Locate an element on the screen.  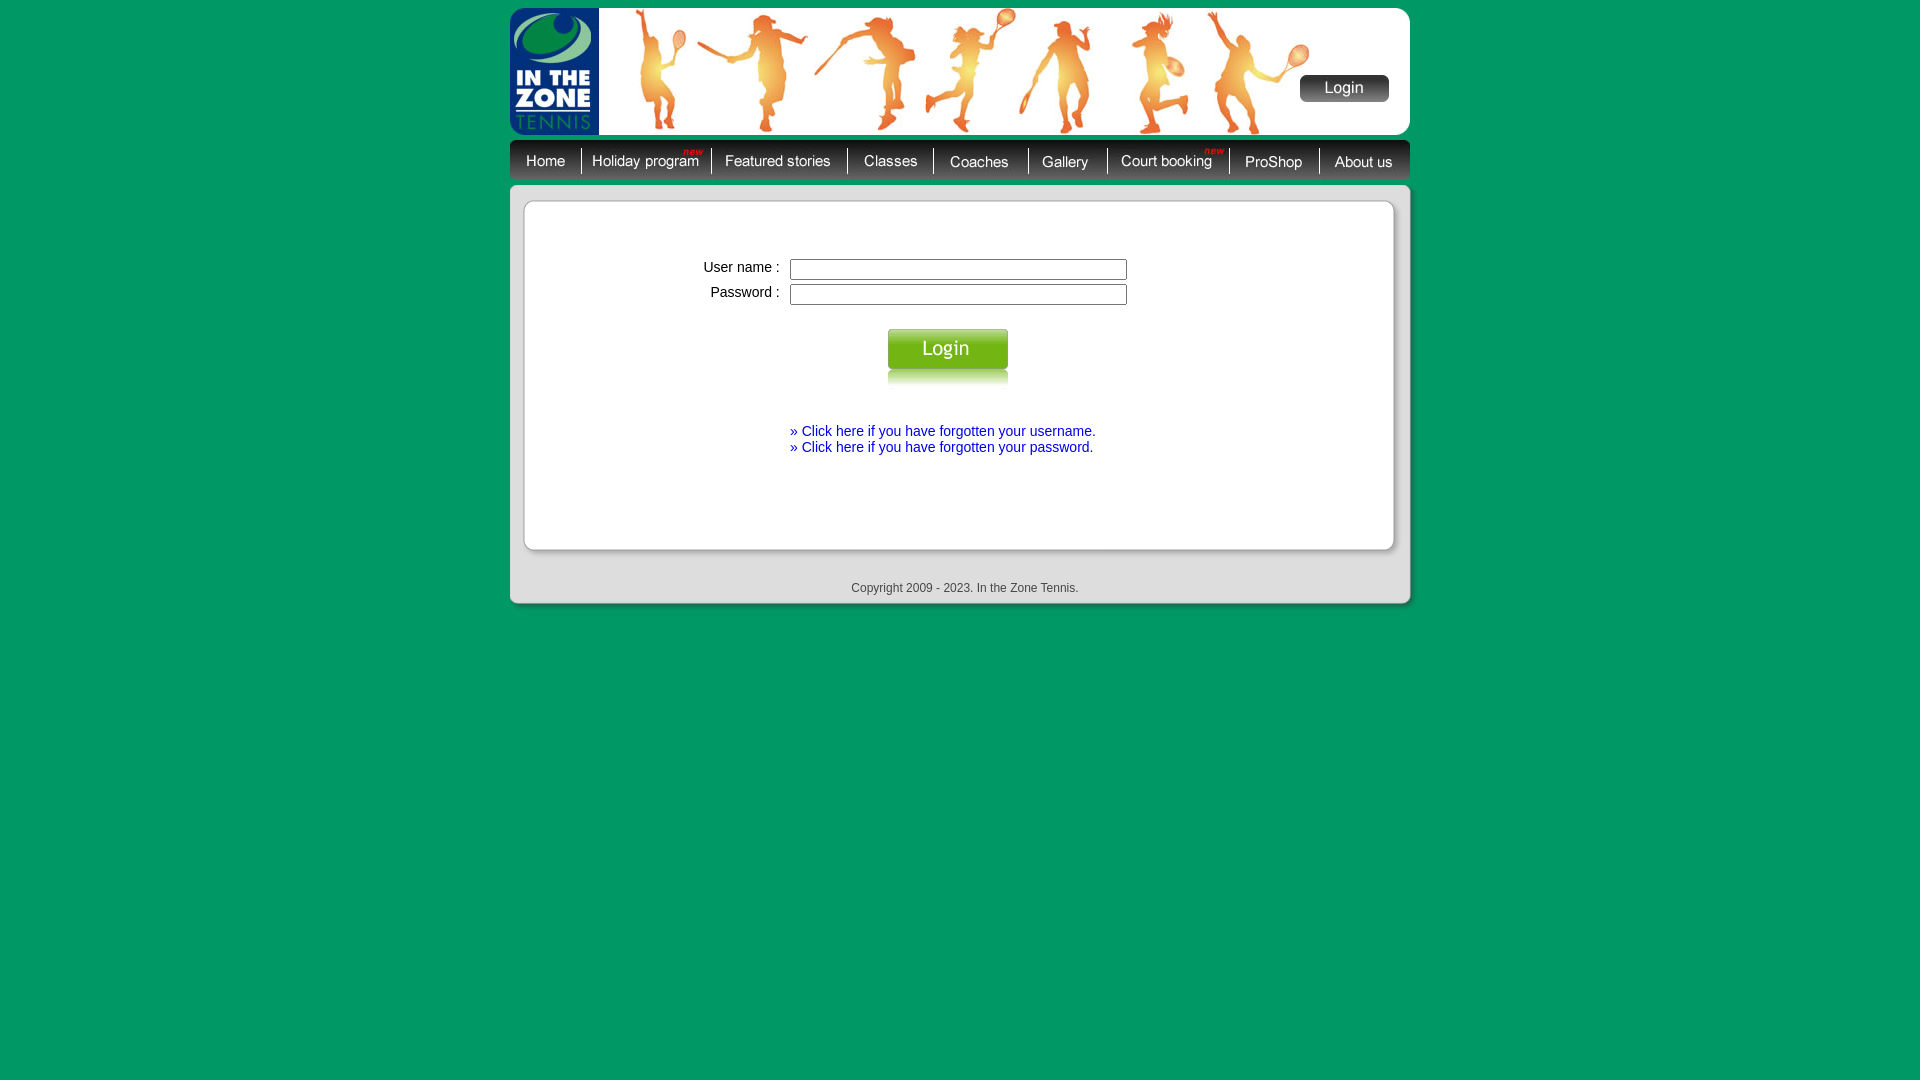
'About us' is located at coordinates (1363, 158).